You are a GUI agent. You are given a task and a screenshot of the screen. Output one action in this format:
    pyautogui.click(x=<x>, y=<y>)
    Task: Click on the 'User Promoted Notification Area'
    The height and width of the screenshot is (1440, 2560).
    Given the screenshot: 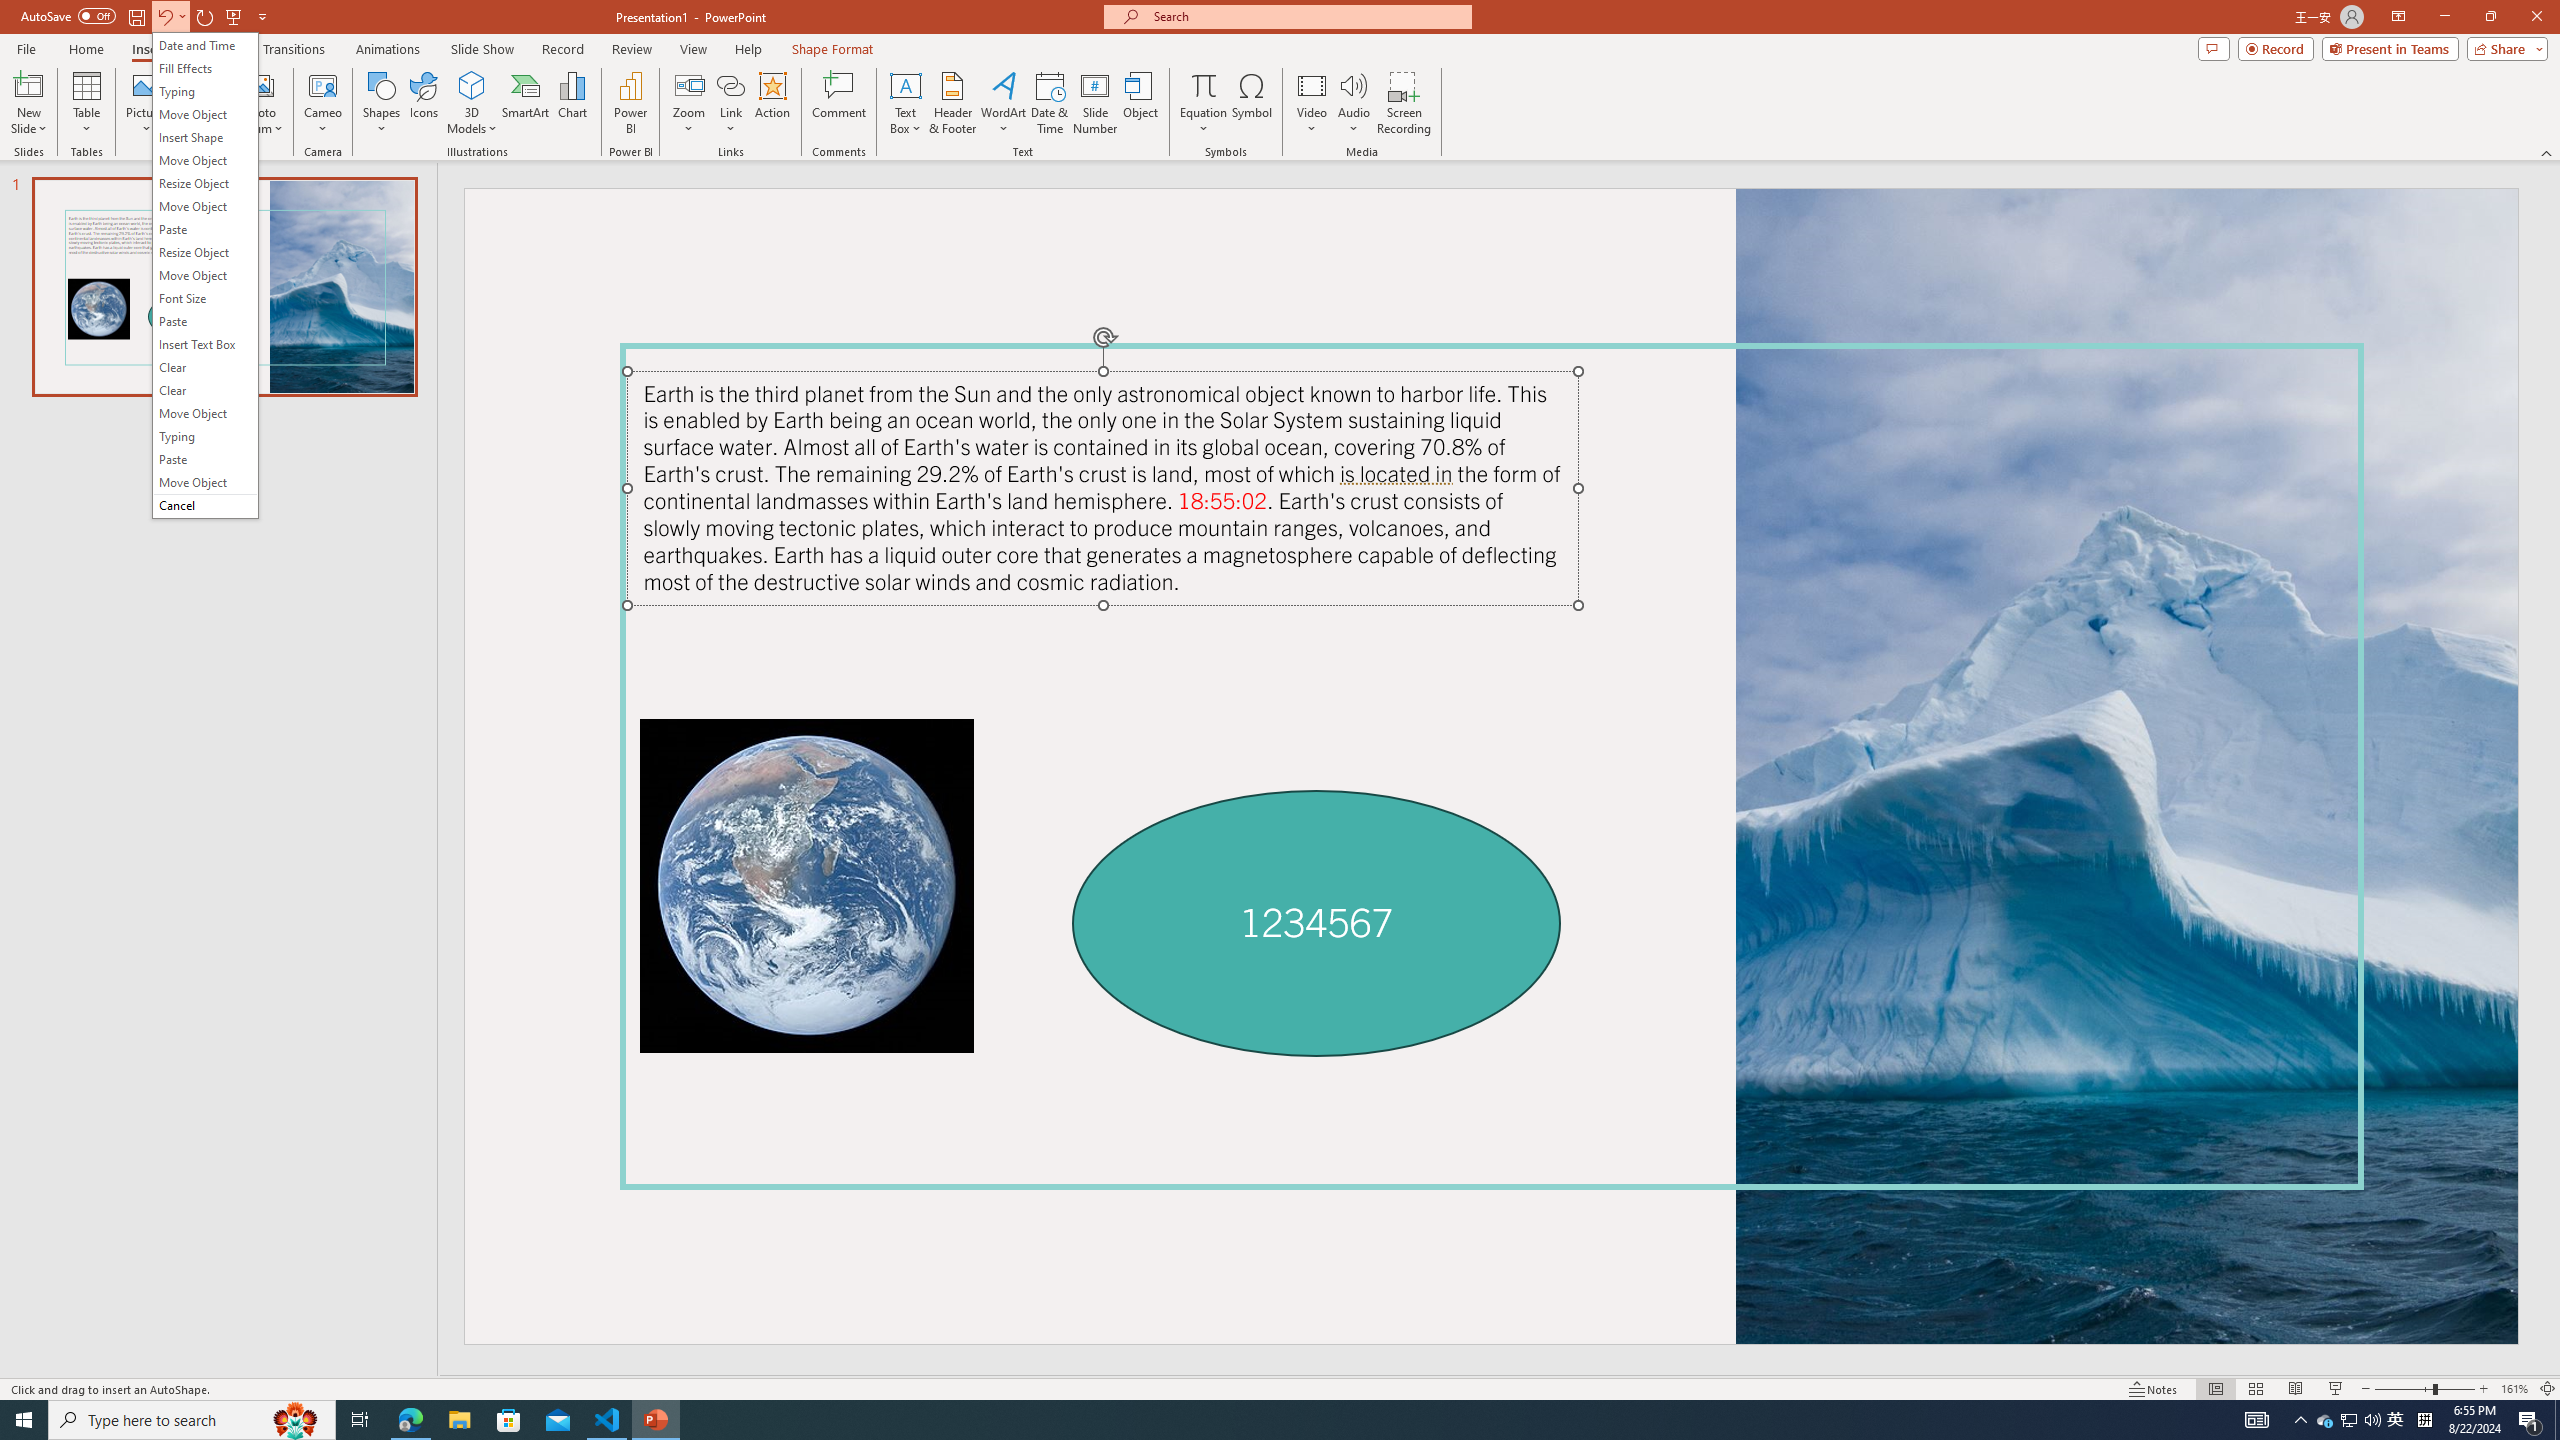 What is the action you would take?
    pyautogui.click(x=2349, y=1418)
    